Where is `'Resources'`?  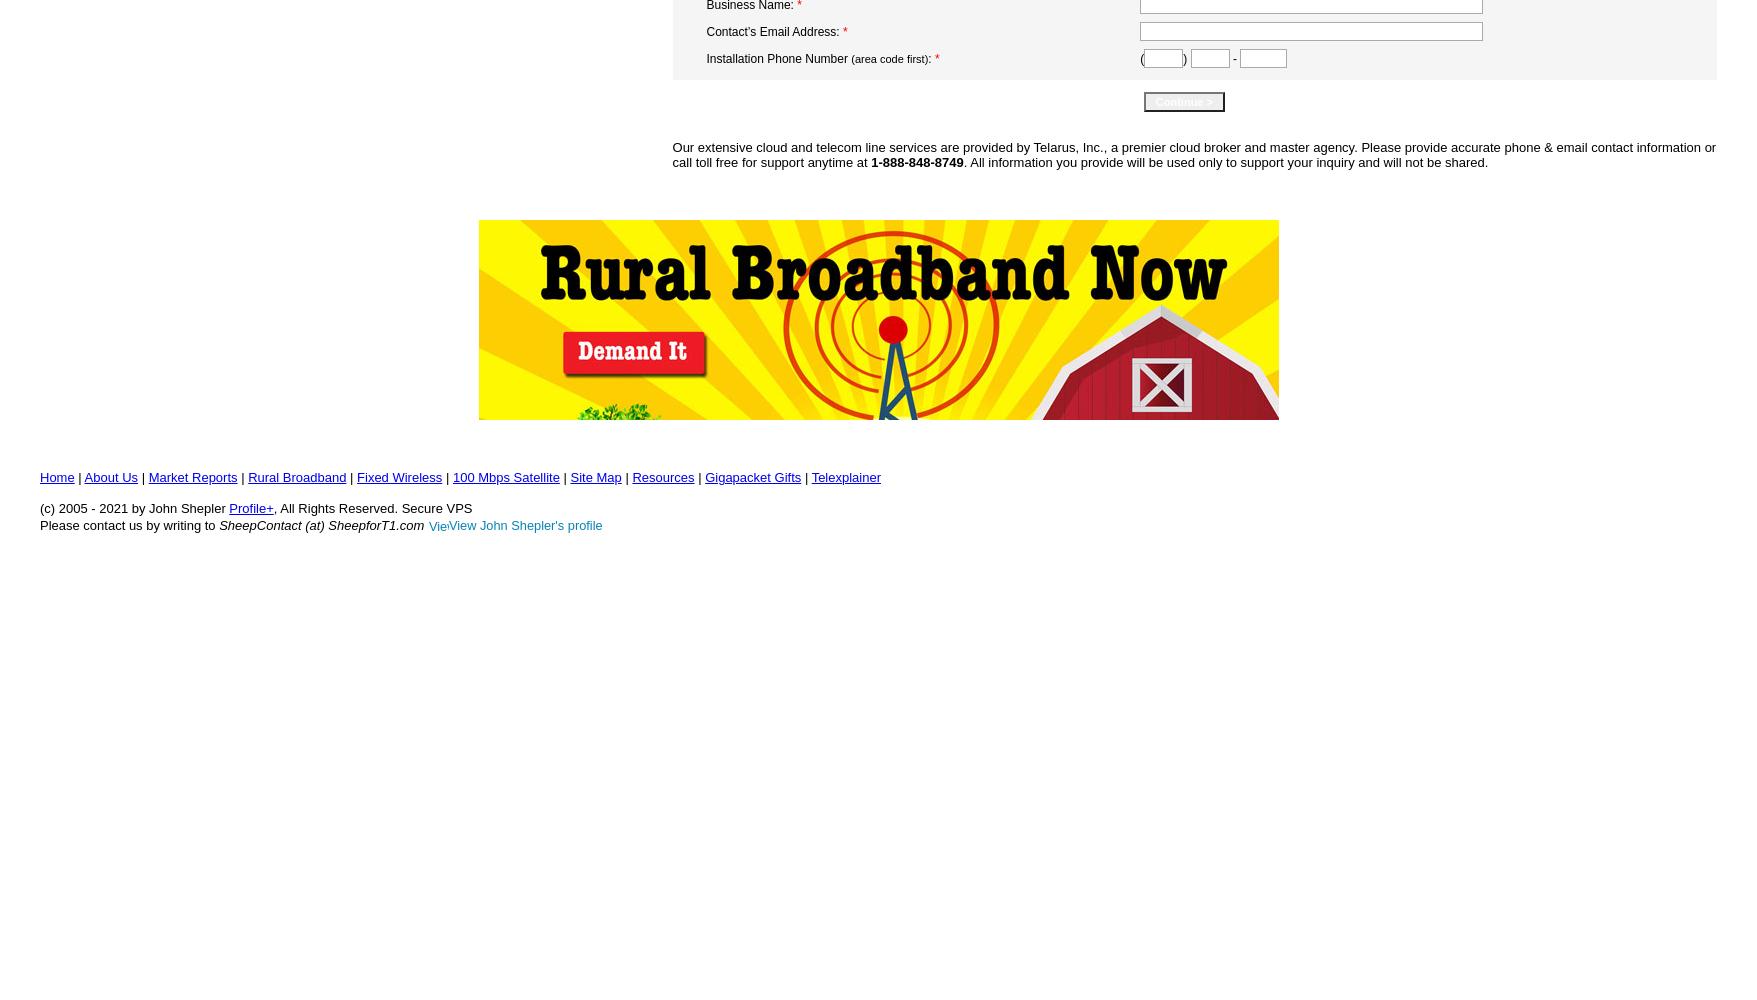 'Resources' is located at coordinates (661, 476).